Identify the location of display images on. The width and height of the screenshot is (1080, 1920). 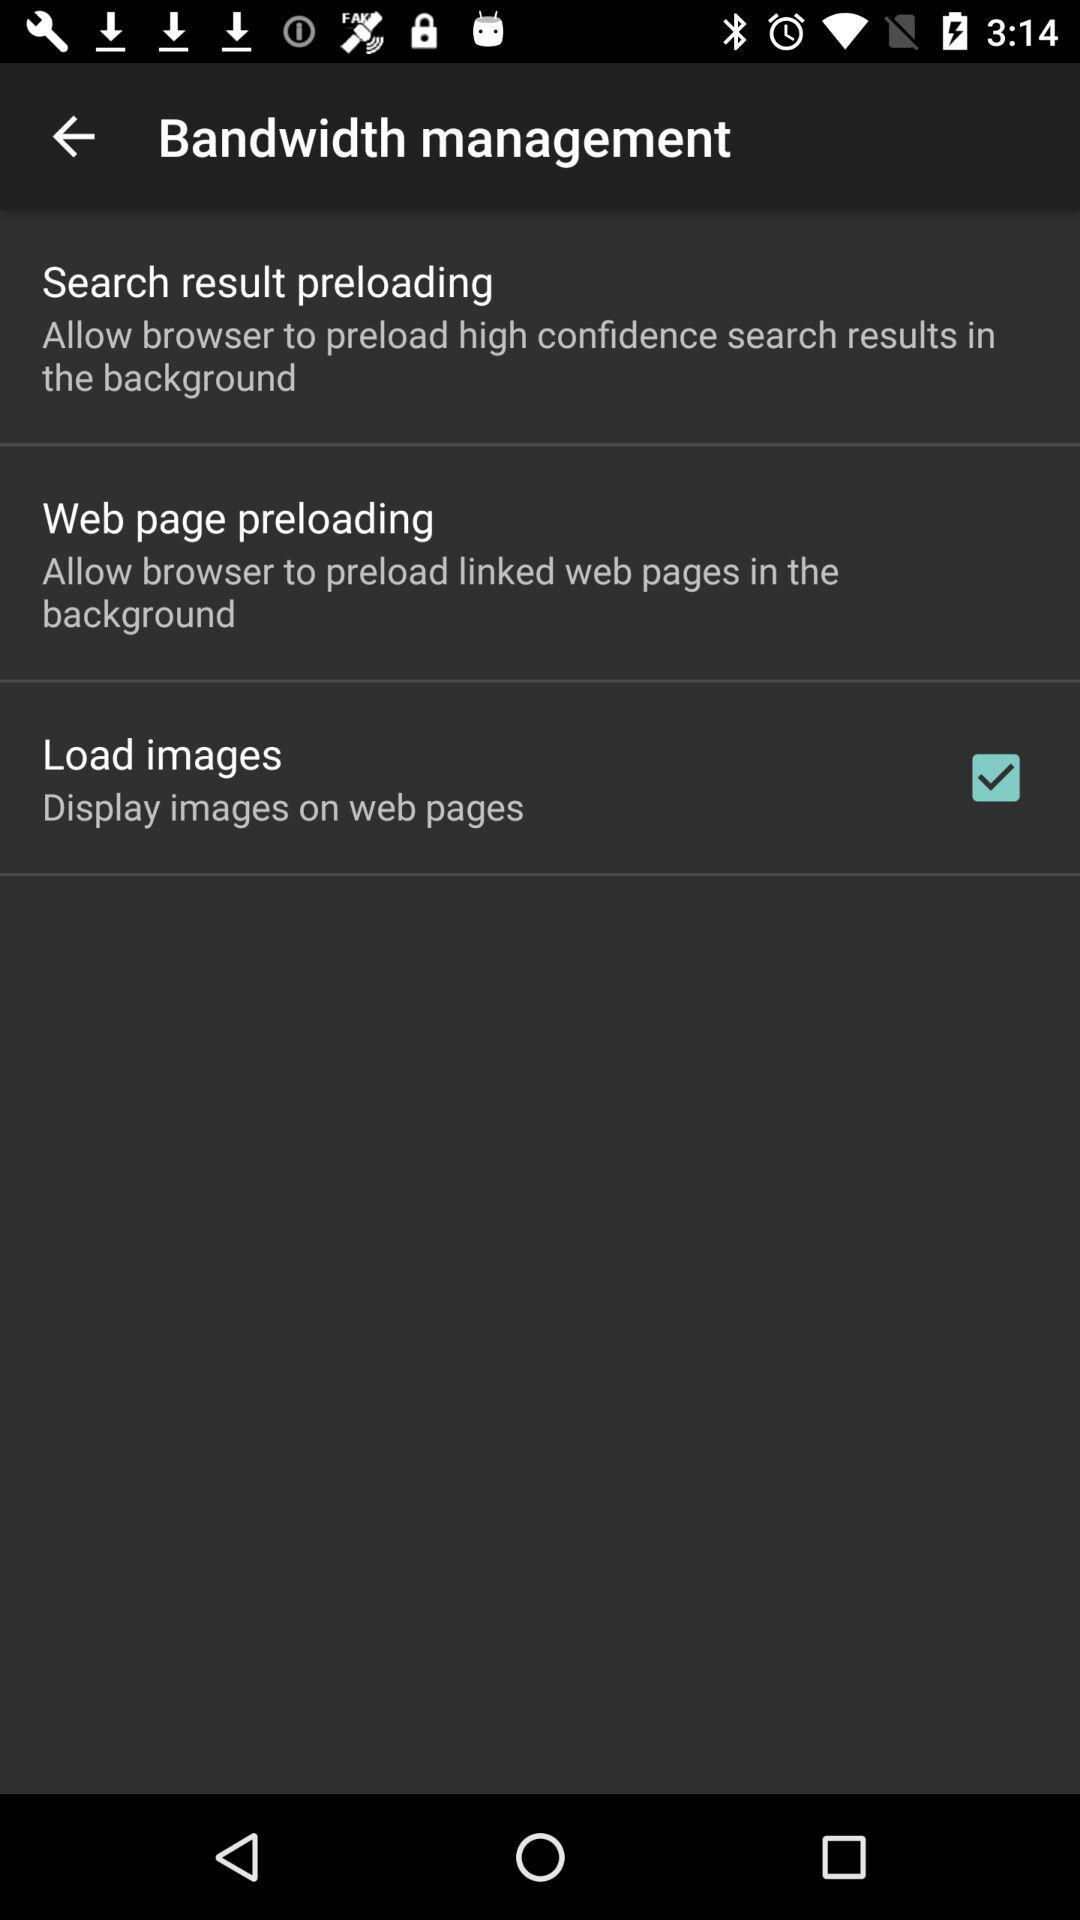
(283, 806).